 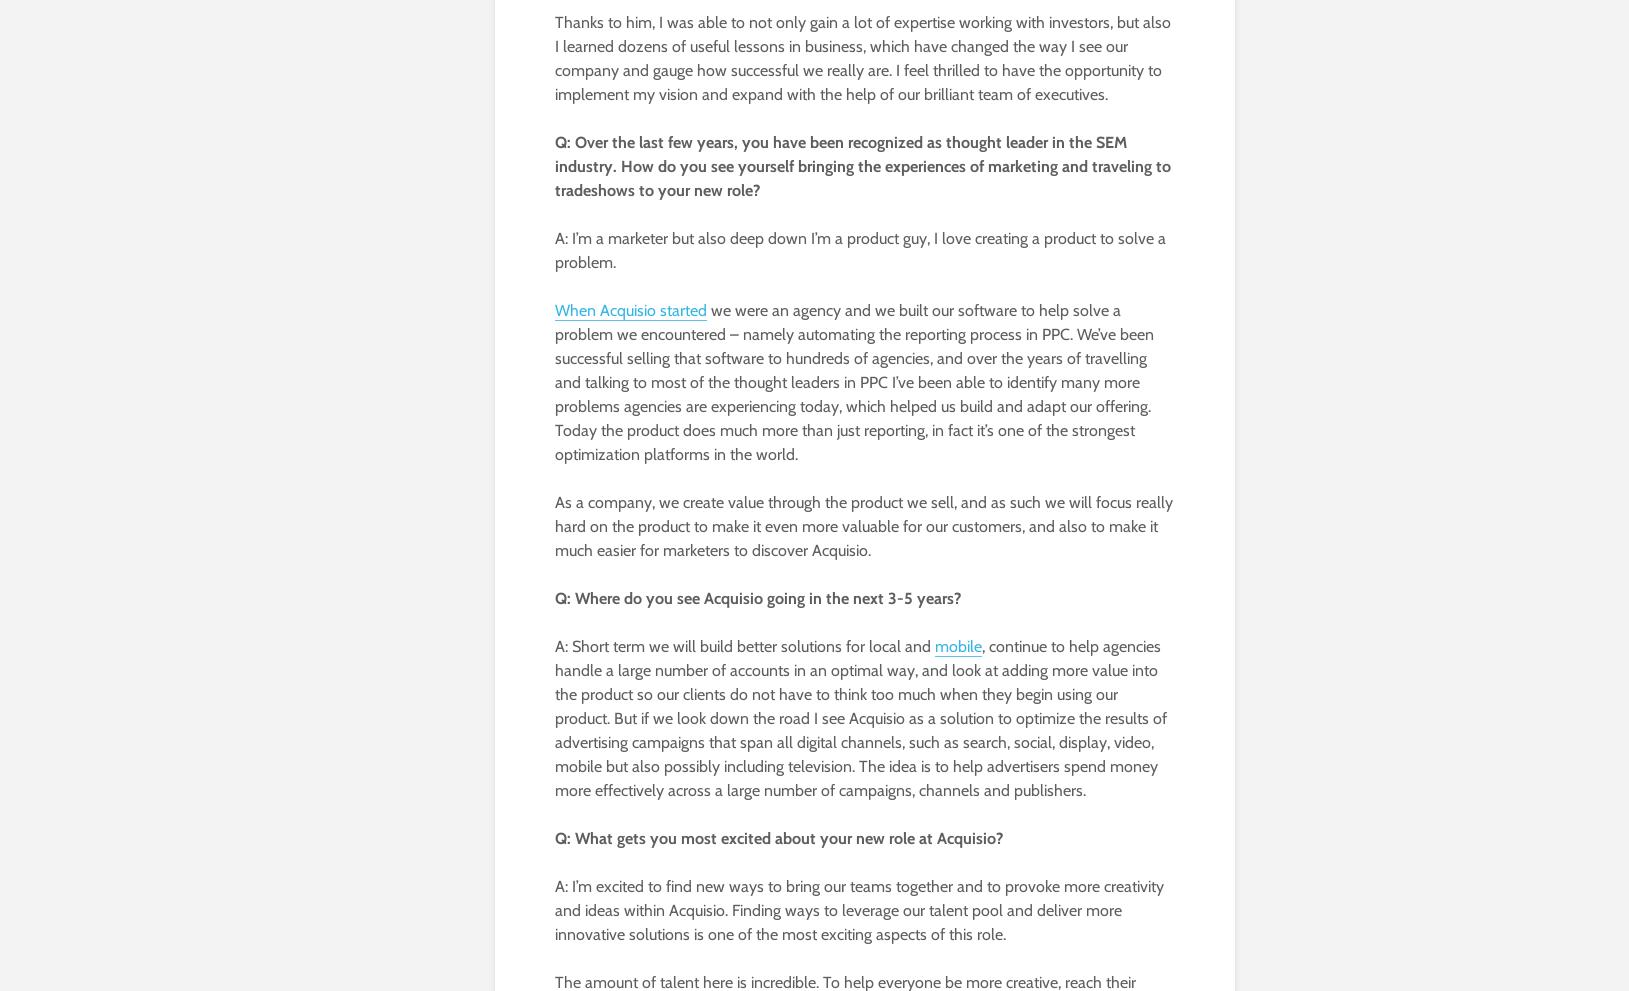 I want to click on ', continue to help agencies handle a large number of accounts in an optimal way, and look at adding more value into the product so our clients do not have to think too much when they begin using our product. But if we look down the road I see Acquisio as a solution to optimize the results of advertising campaigns that span all digital channels, such as search, social, display, video, mobile but also possibly including television. The idea is to help advertisers spend money more effectively across a large number of campaigns, channels and publishers.', so click(x=859, y=718).